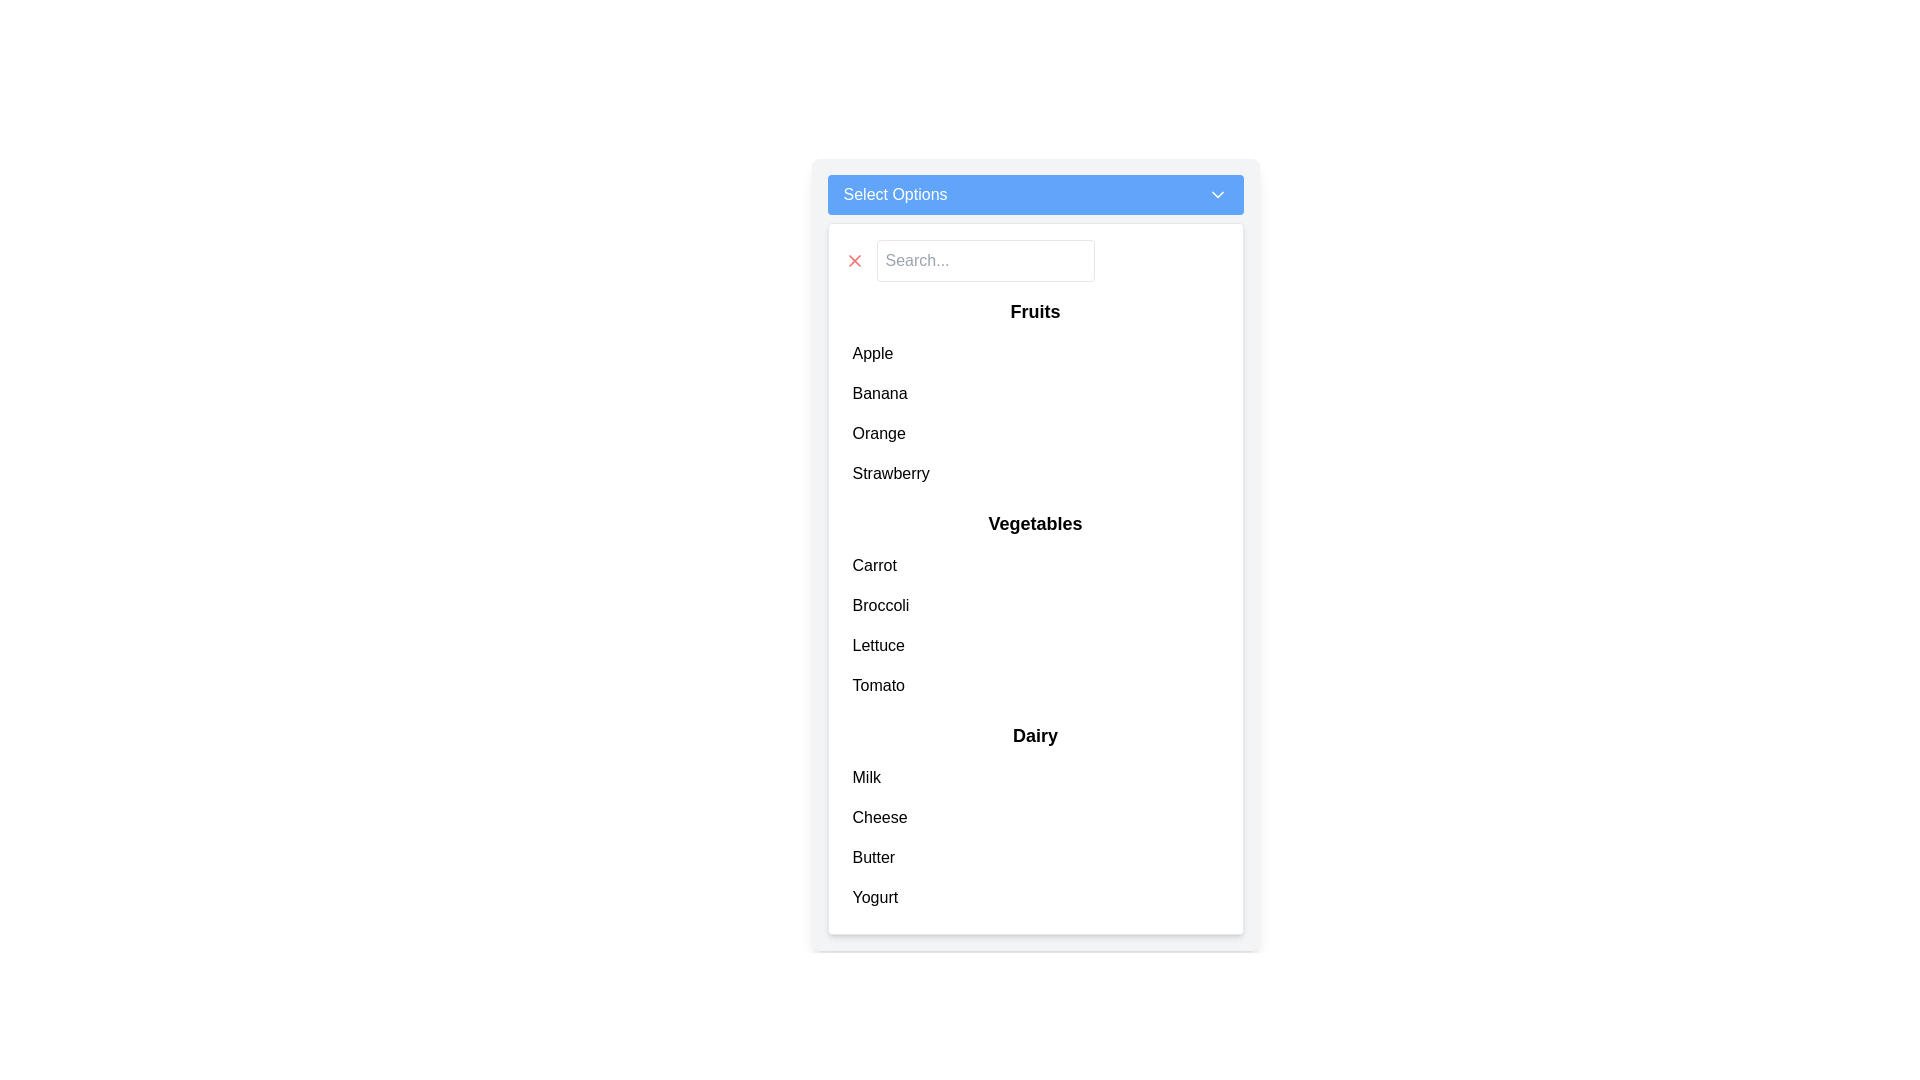 The height and width of the screenshot is (1080, 1920). What do you see at coordinates (878, 685) in the screenshot?
I see `the 'Tomato' label, which is the fourth item in the 'Vegetables' dropdown menu` at bounding box center [878, 685].